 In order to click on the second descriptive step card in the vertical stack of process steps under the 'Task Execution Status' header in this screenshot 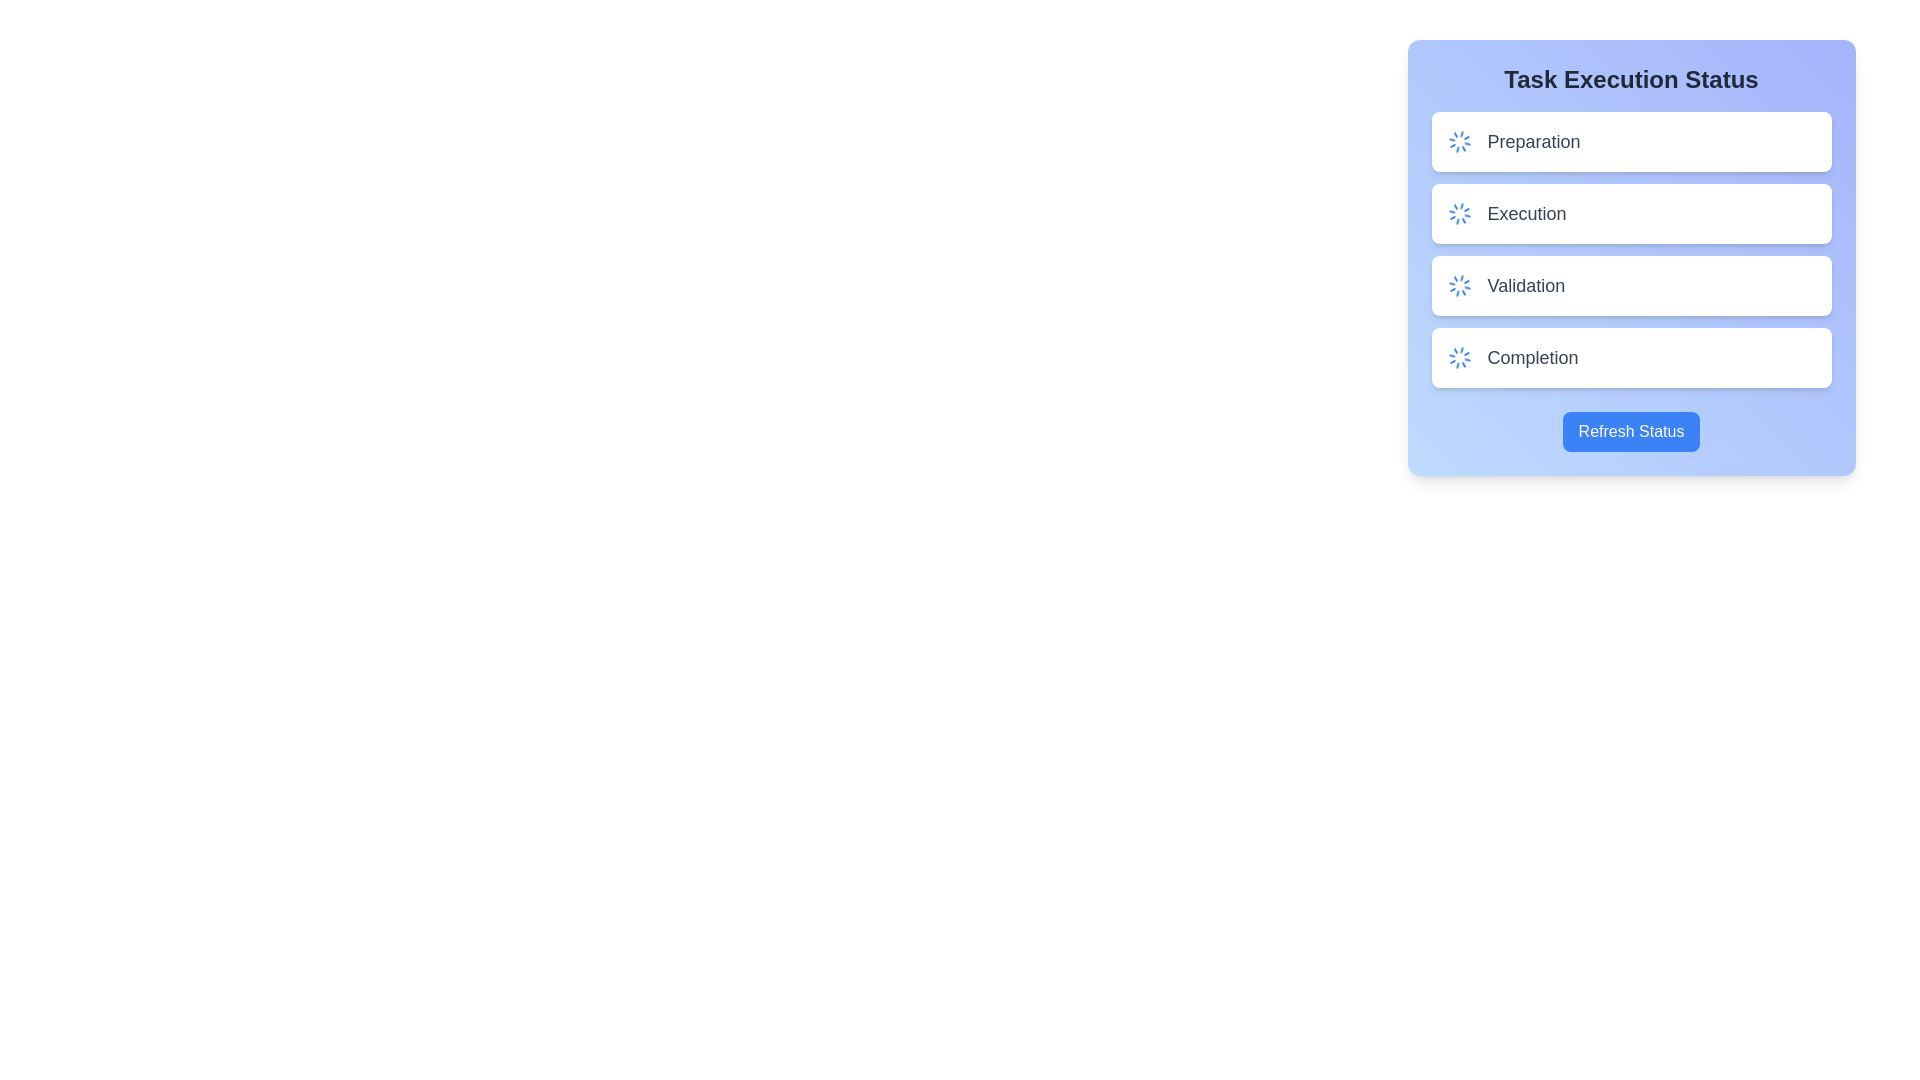, I will do `click(1631, 249)`.